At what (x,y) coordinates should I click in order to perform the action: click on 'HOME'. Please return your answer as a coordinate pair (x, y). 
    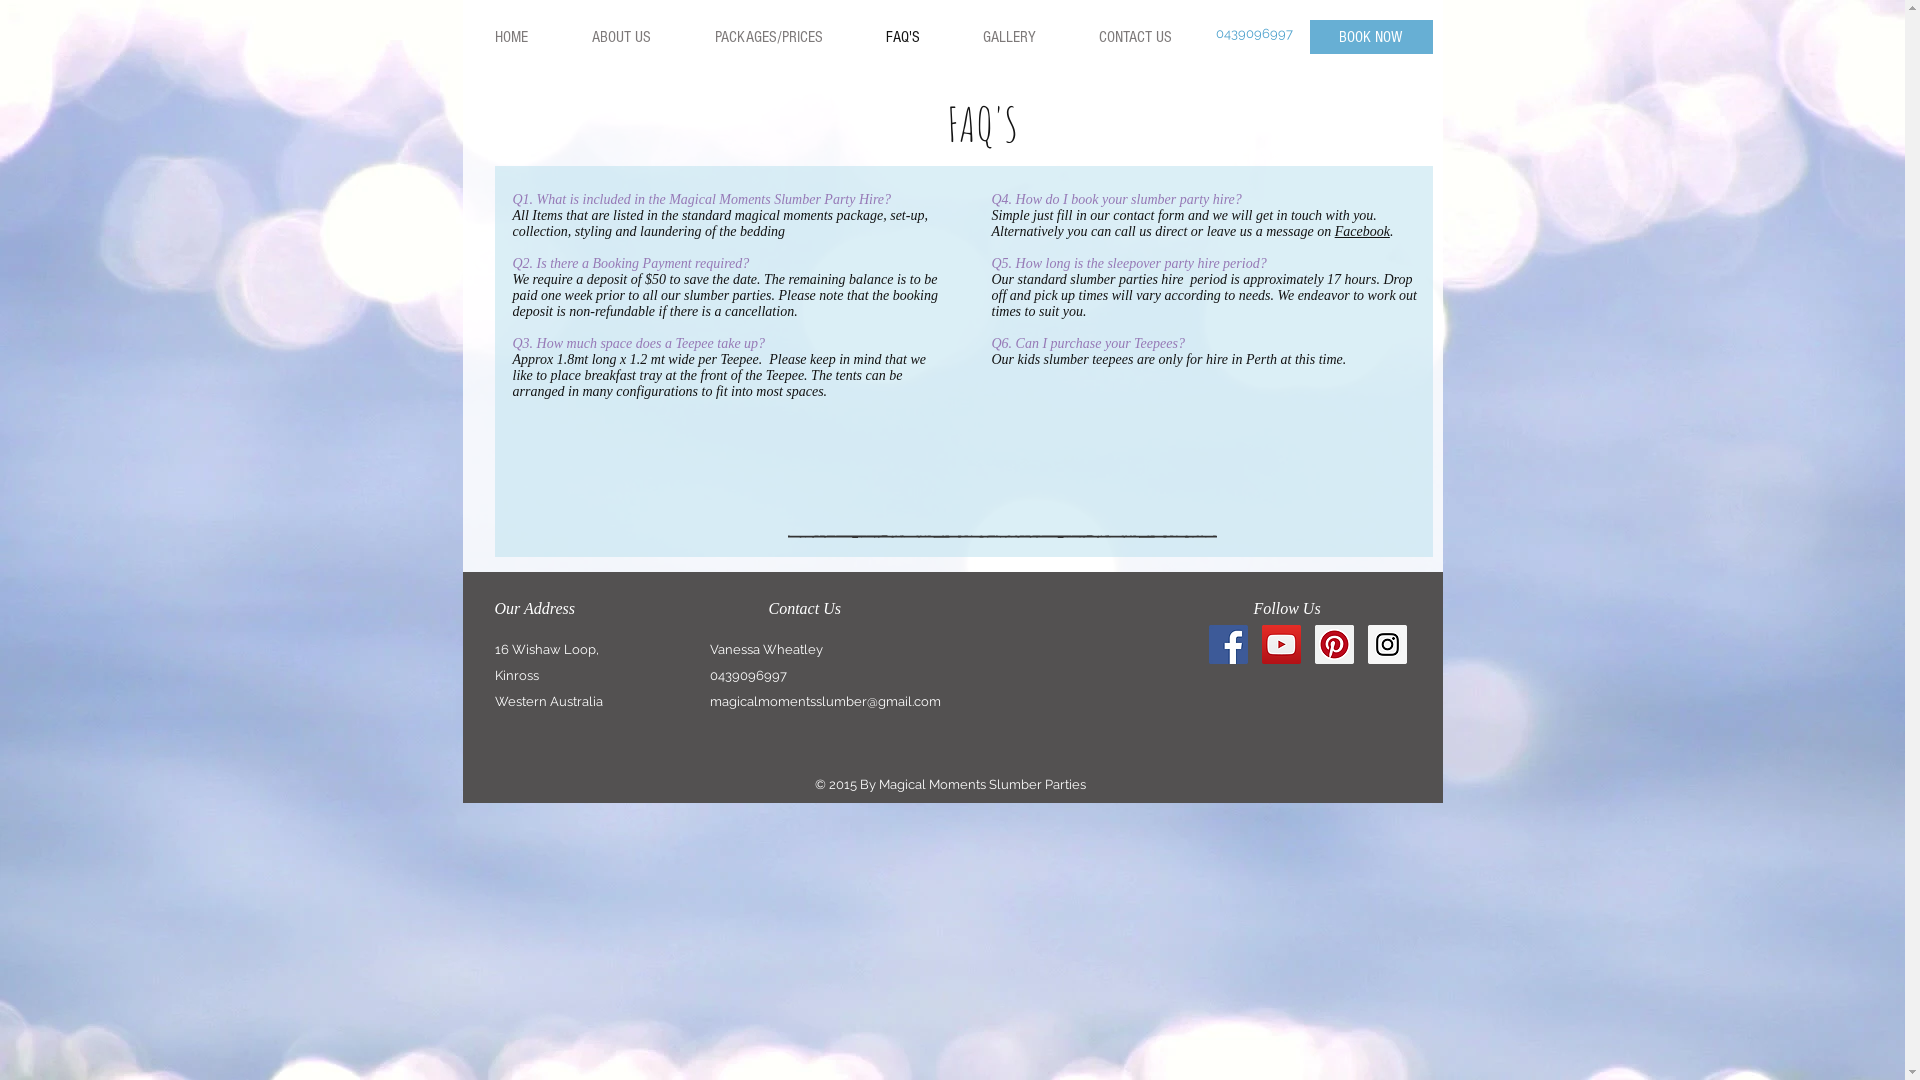
    Looking at the image, I should click on (512, 37).